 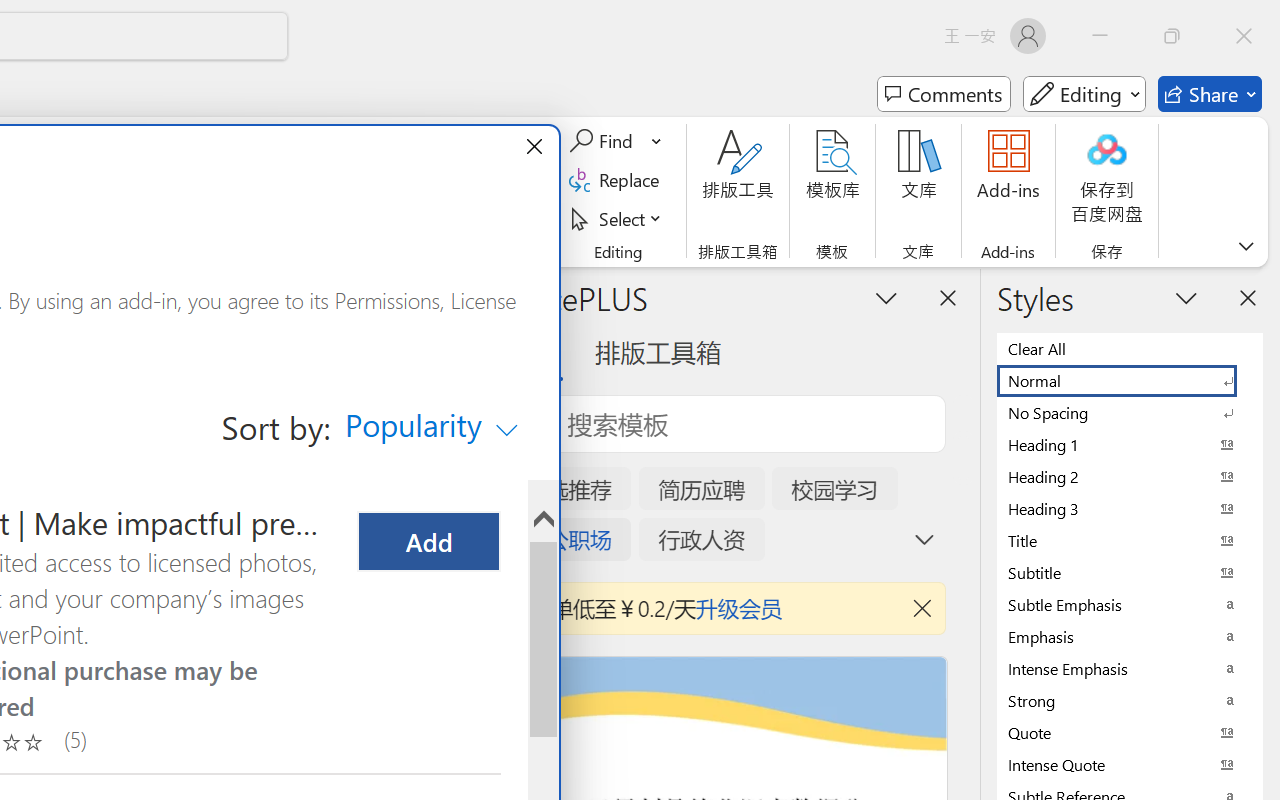 What do you see at coordinates (1130, 731) in the screenshot?
I see `'Quote'` at bounding box center [1130, 731].